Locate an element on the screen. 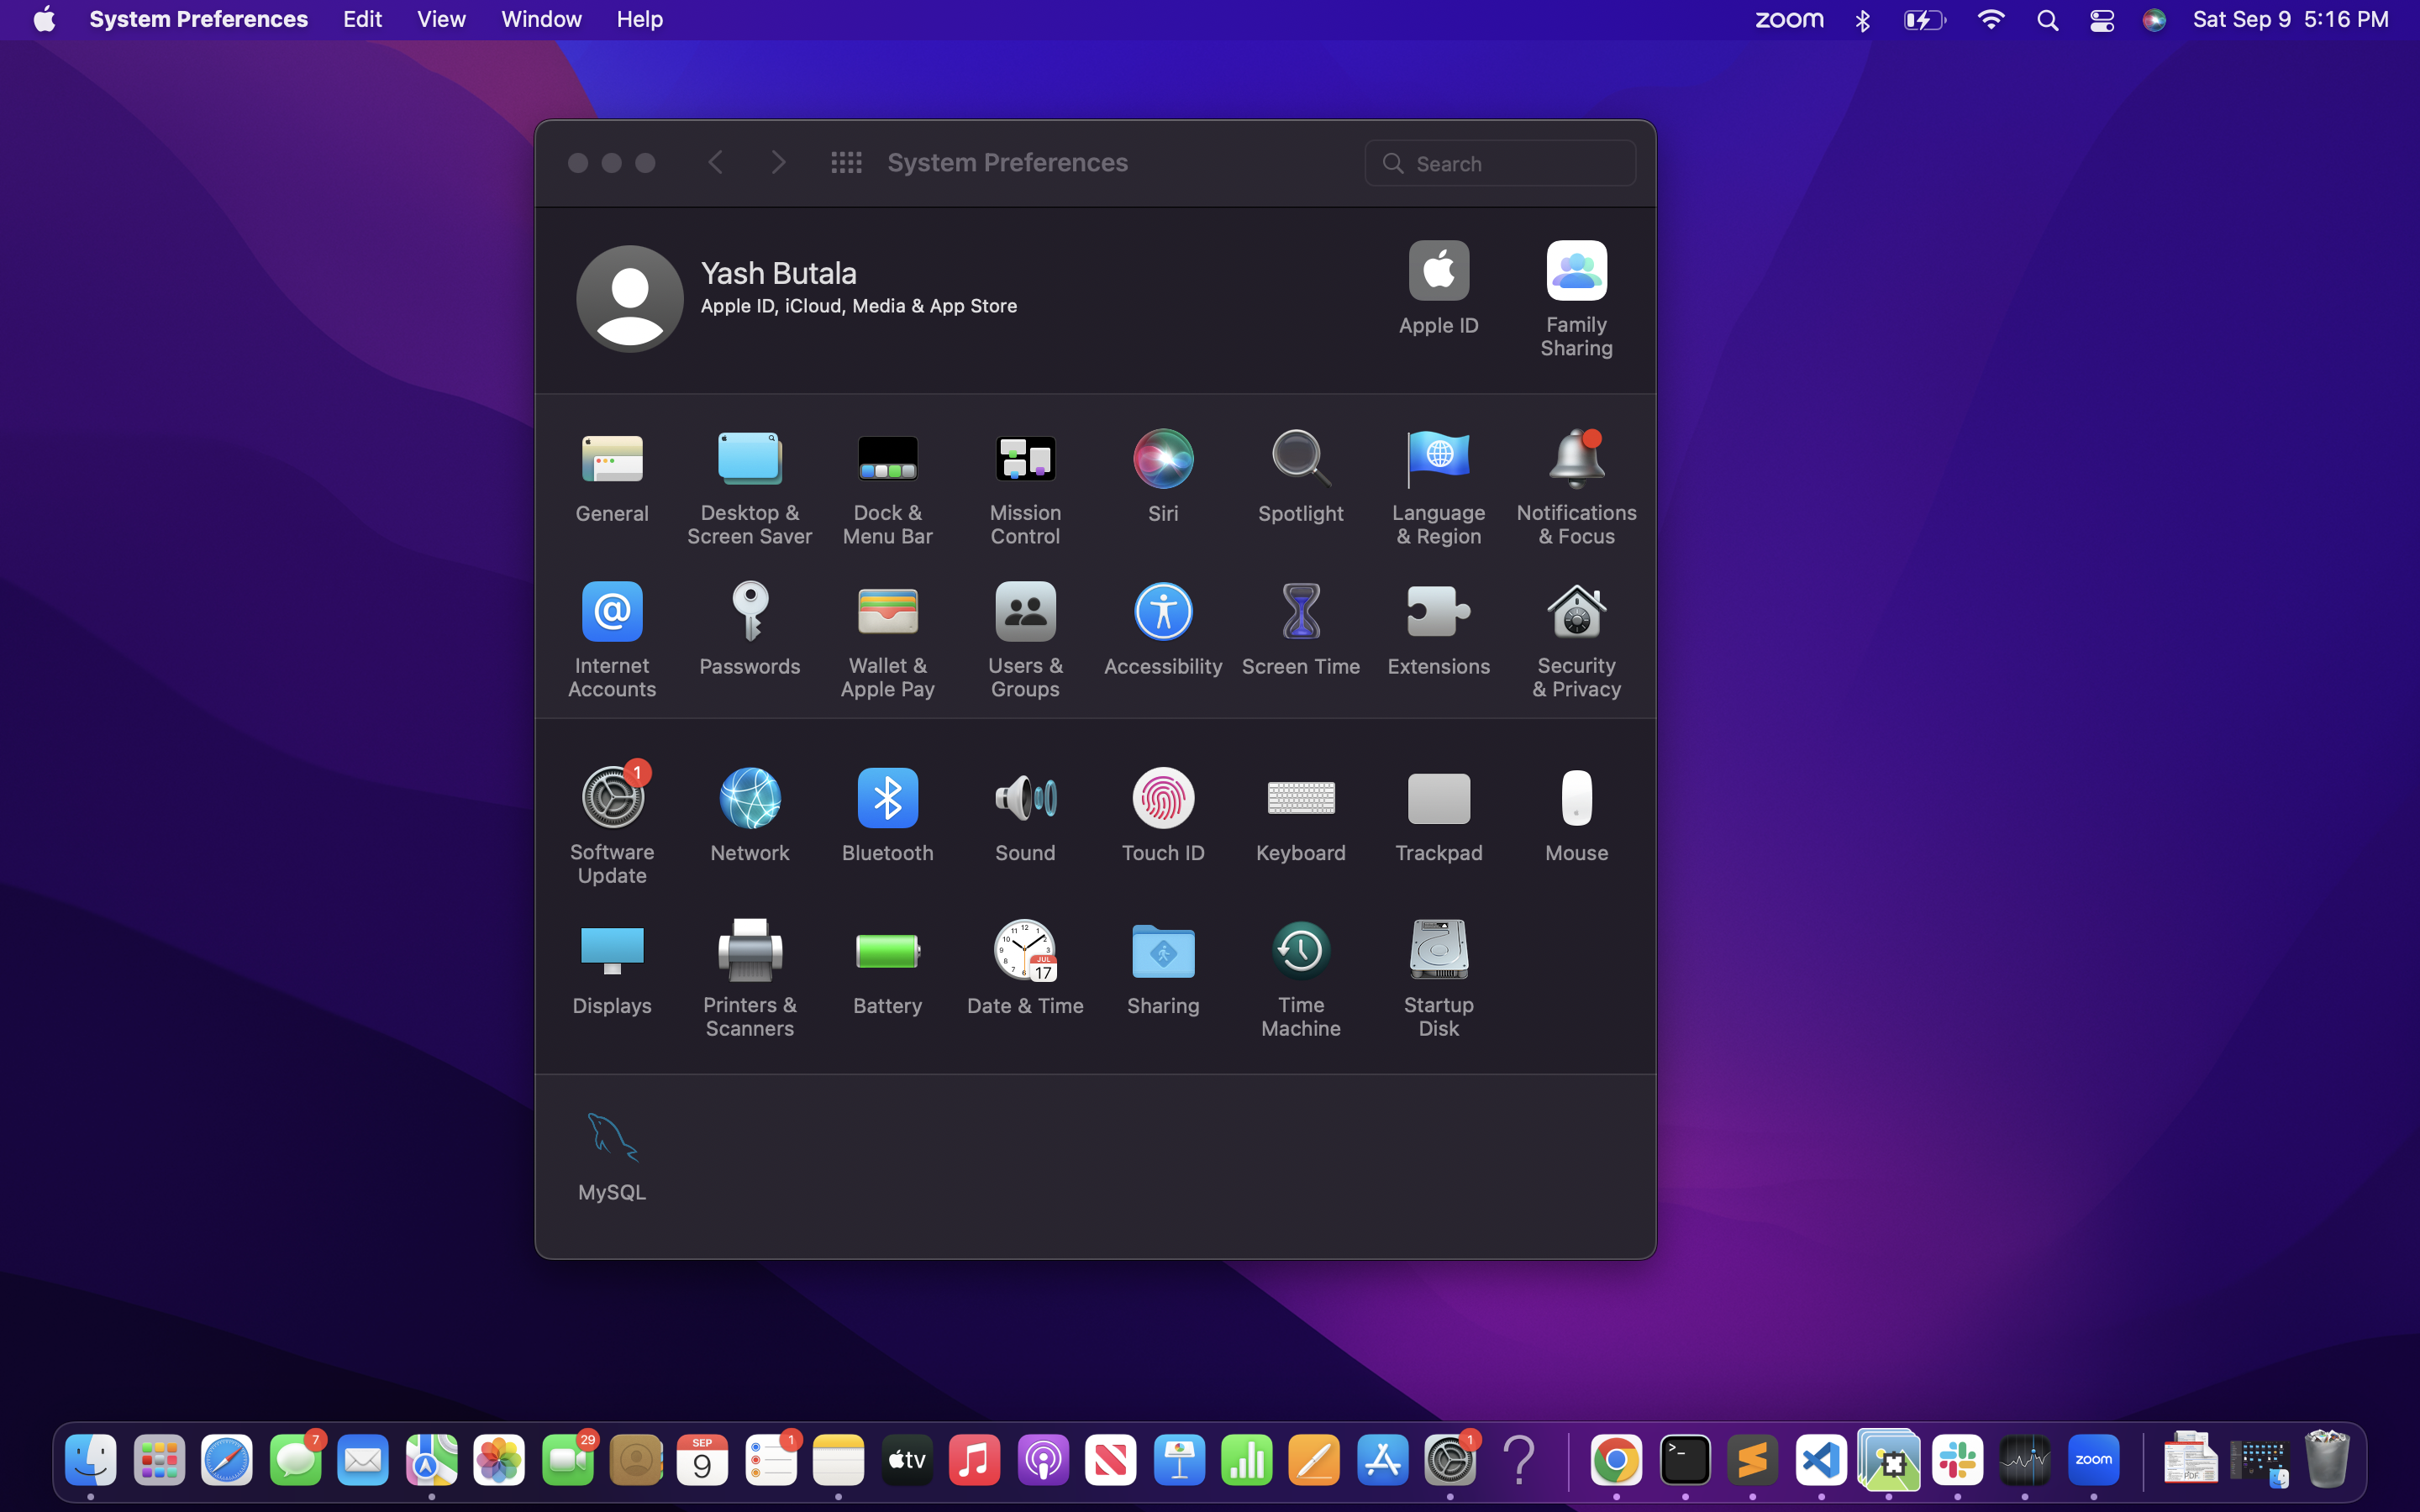  Navigate the adjustments needed to switch the principal printer is located at coordinates (744, 974).